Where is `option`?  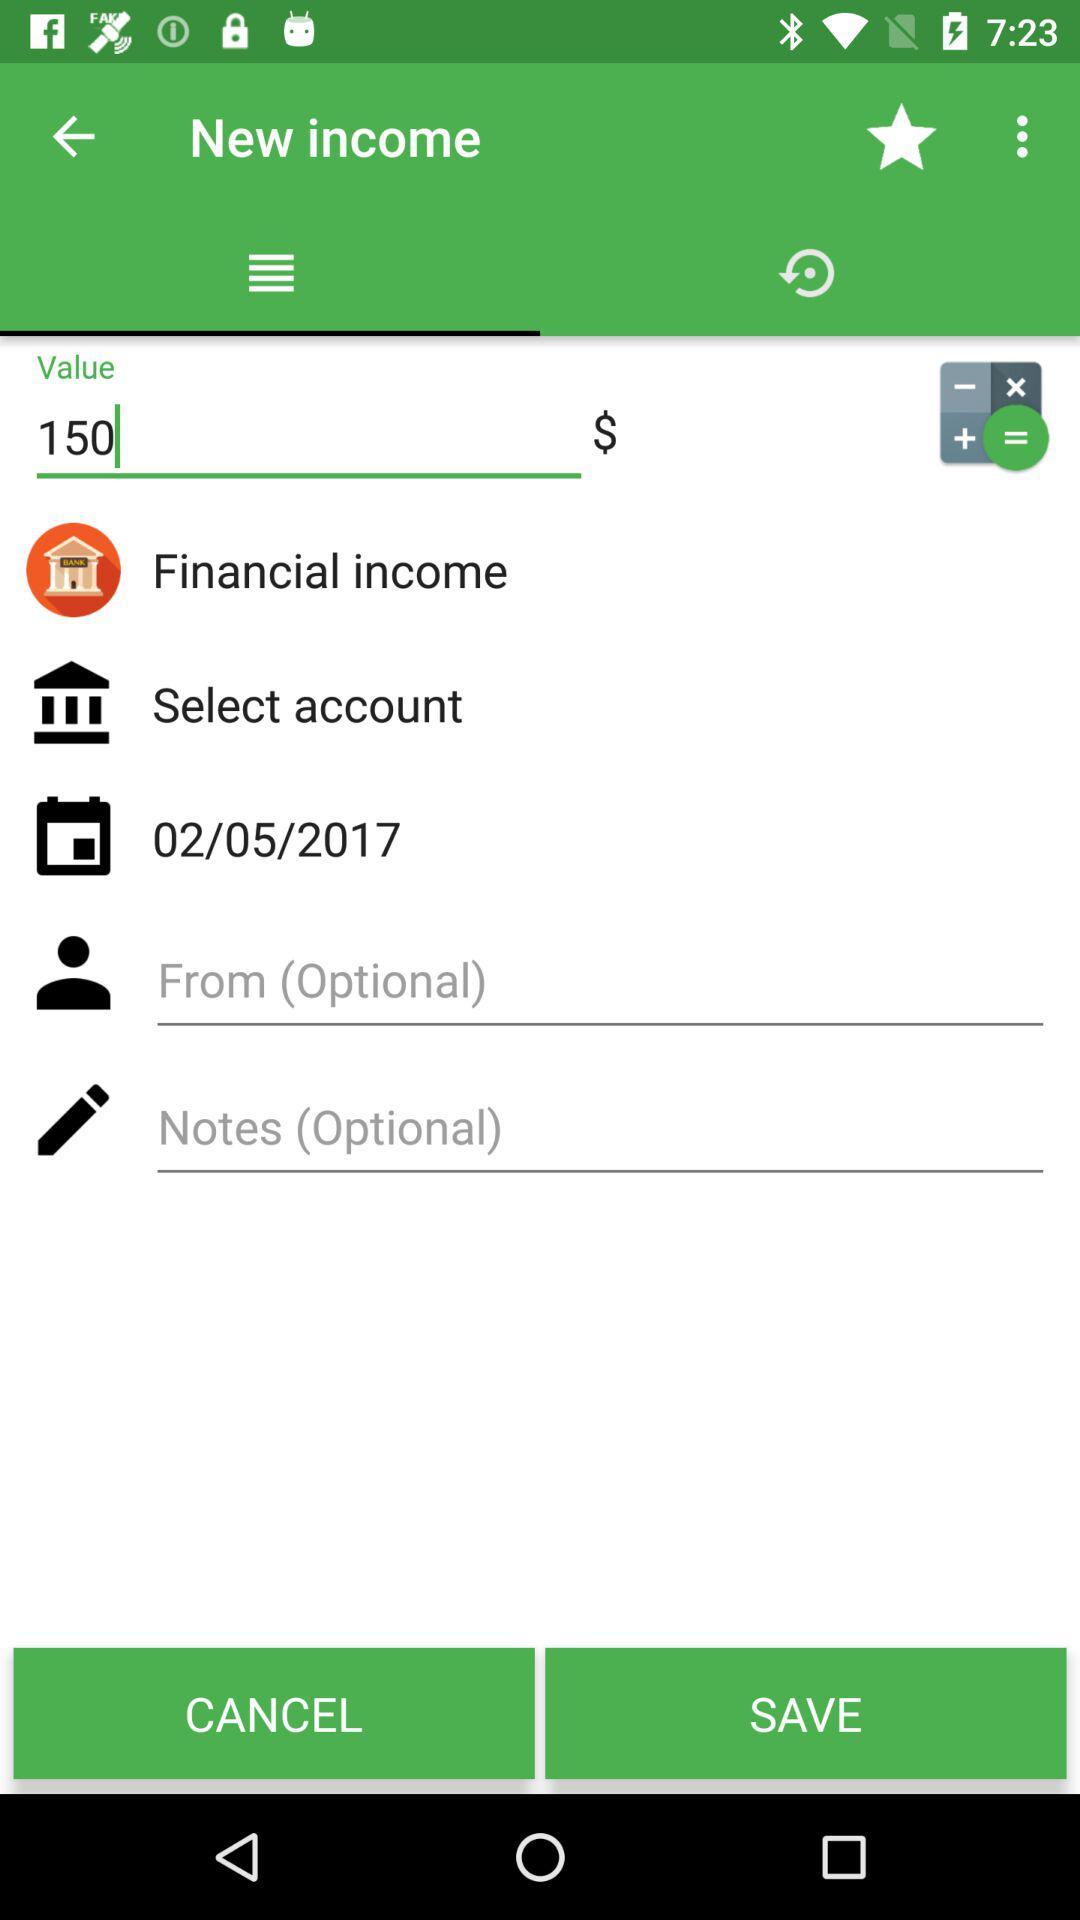
option is located at coordinates (599, 987).